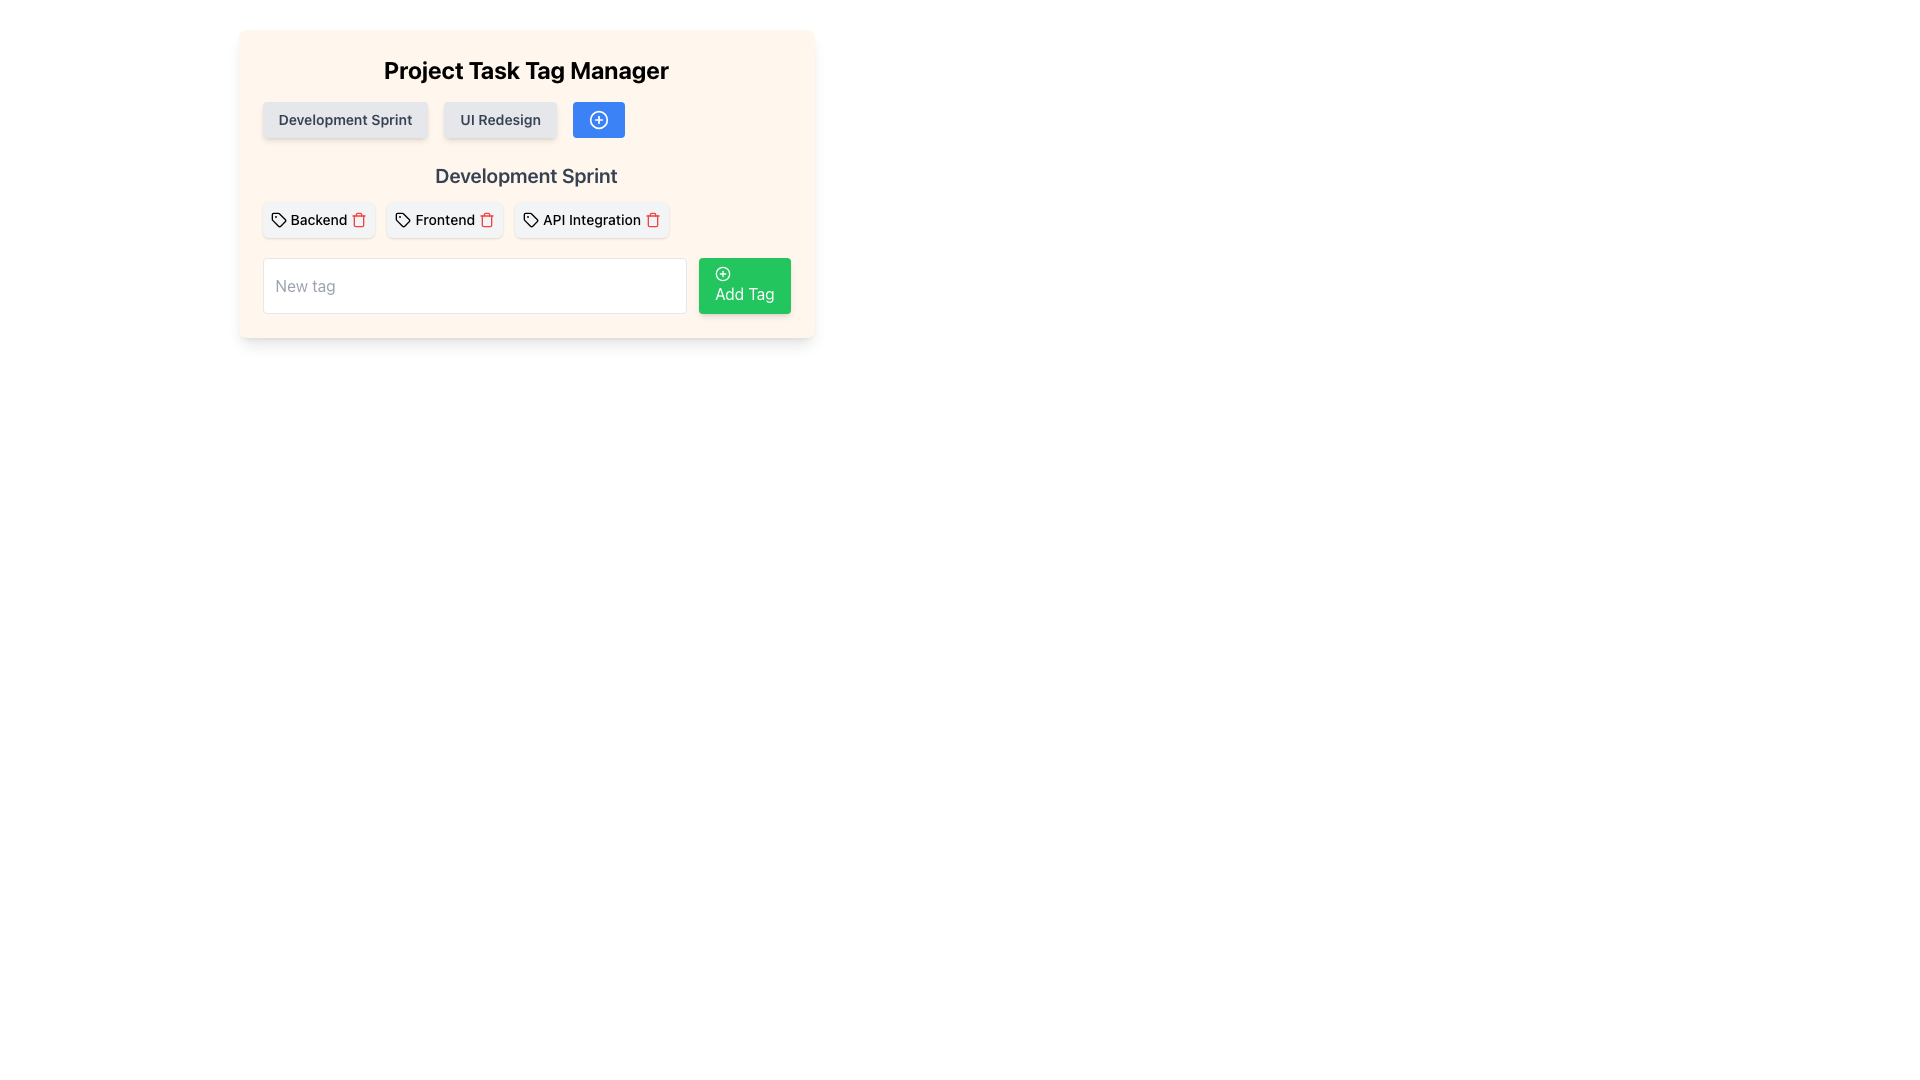  I want to click on the selectable tag button for 'Development Sprint' to activate visual feedback, so click(345, 119).